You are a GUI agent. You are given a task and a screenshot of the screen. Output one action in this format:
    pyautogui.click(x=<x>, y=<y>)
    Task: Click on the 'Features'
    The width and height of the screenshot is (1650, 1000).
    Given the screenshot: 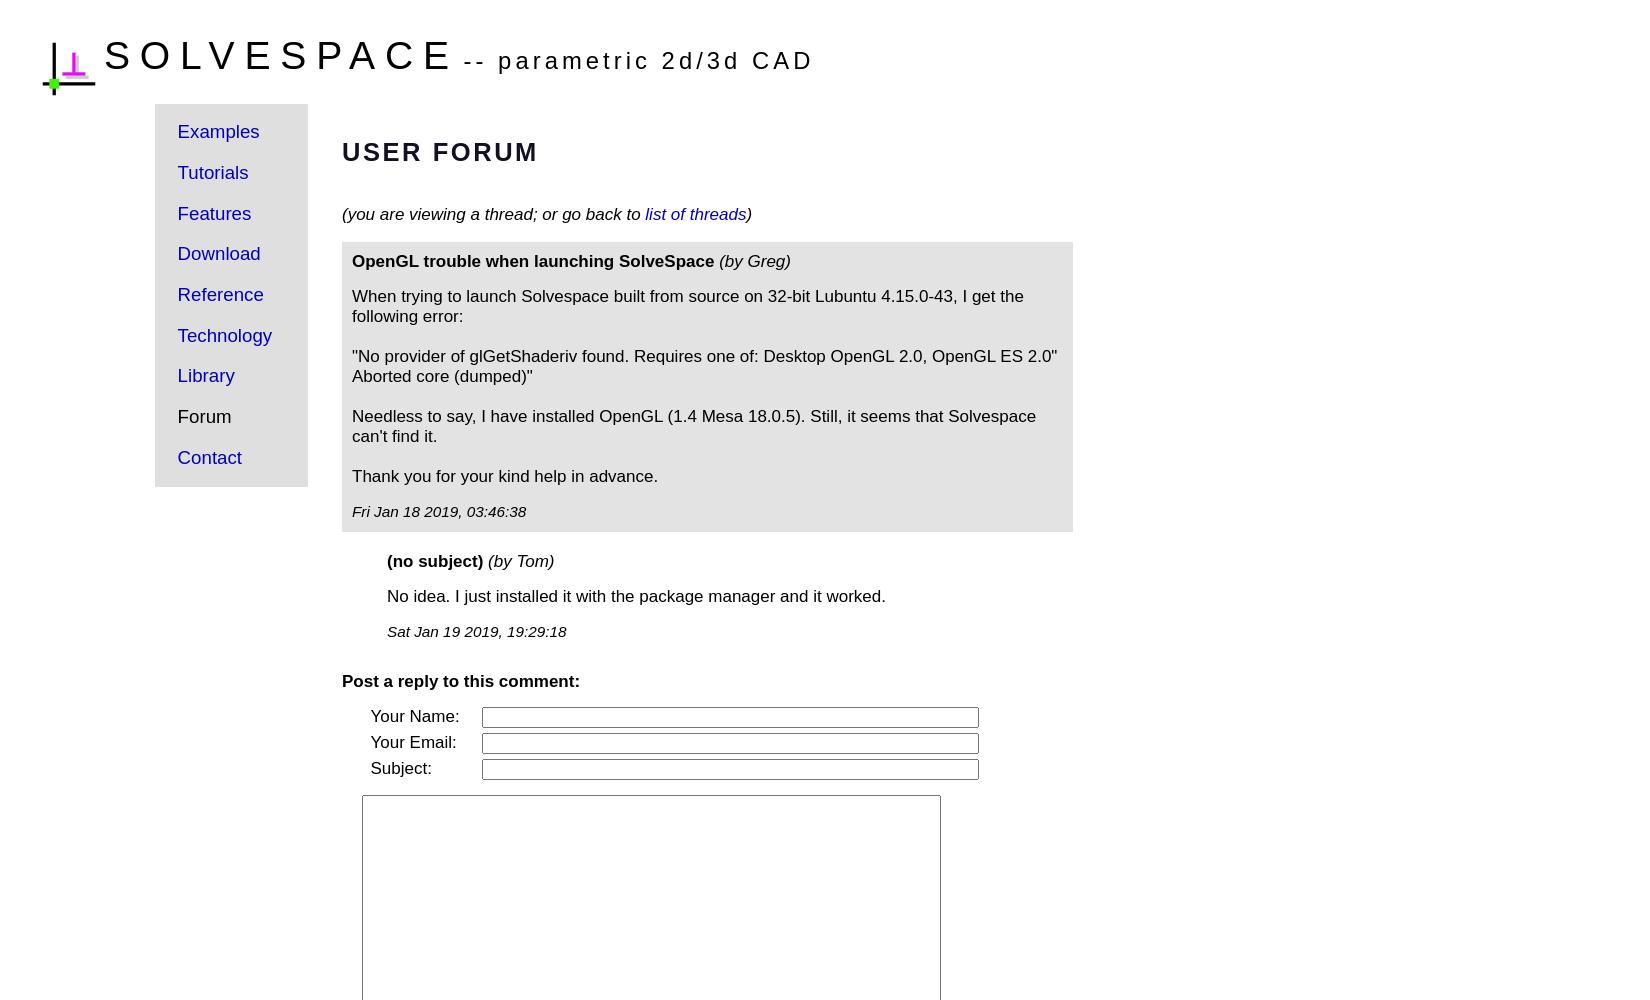 What is the action you would take?
    pyautogui.click(x=214, y=211)
    